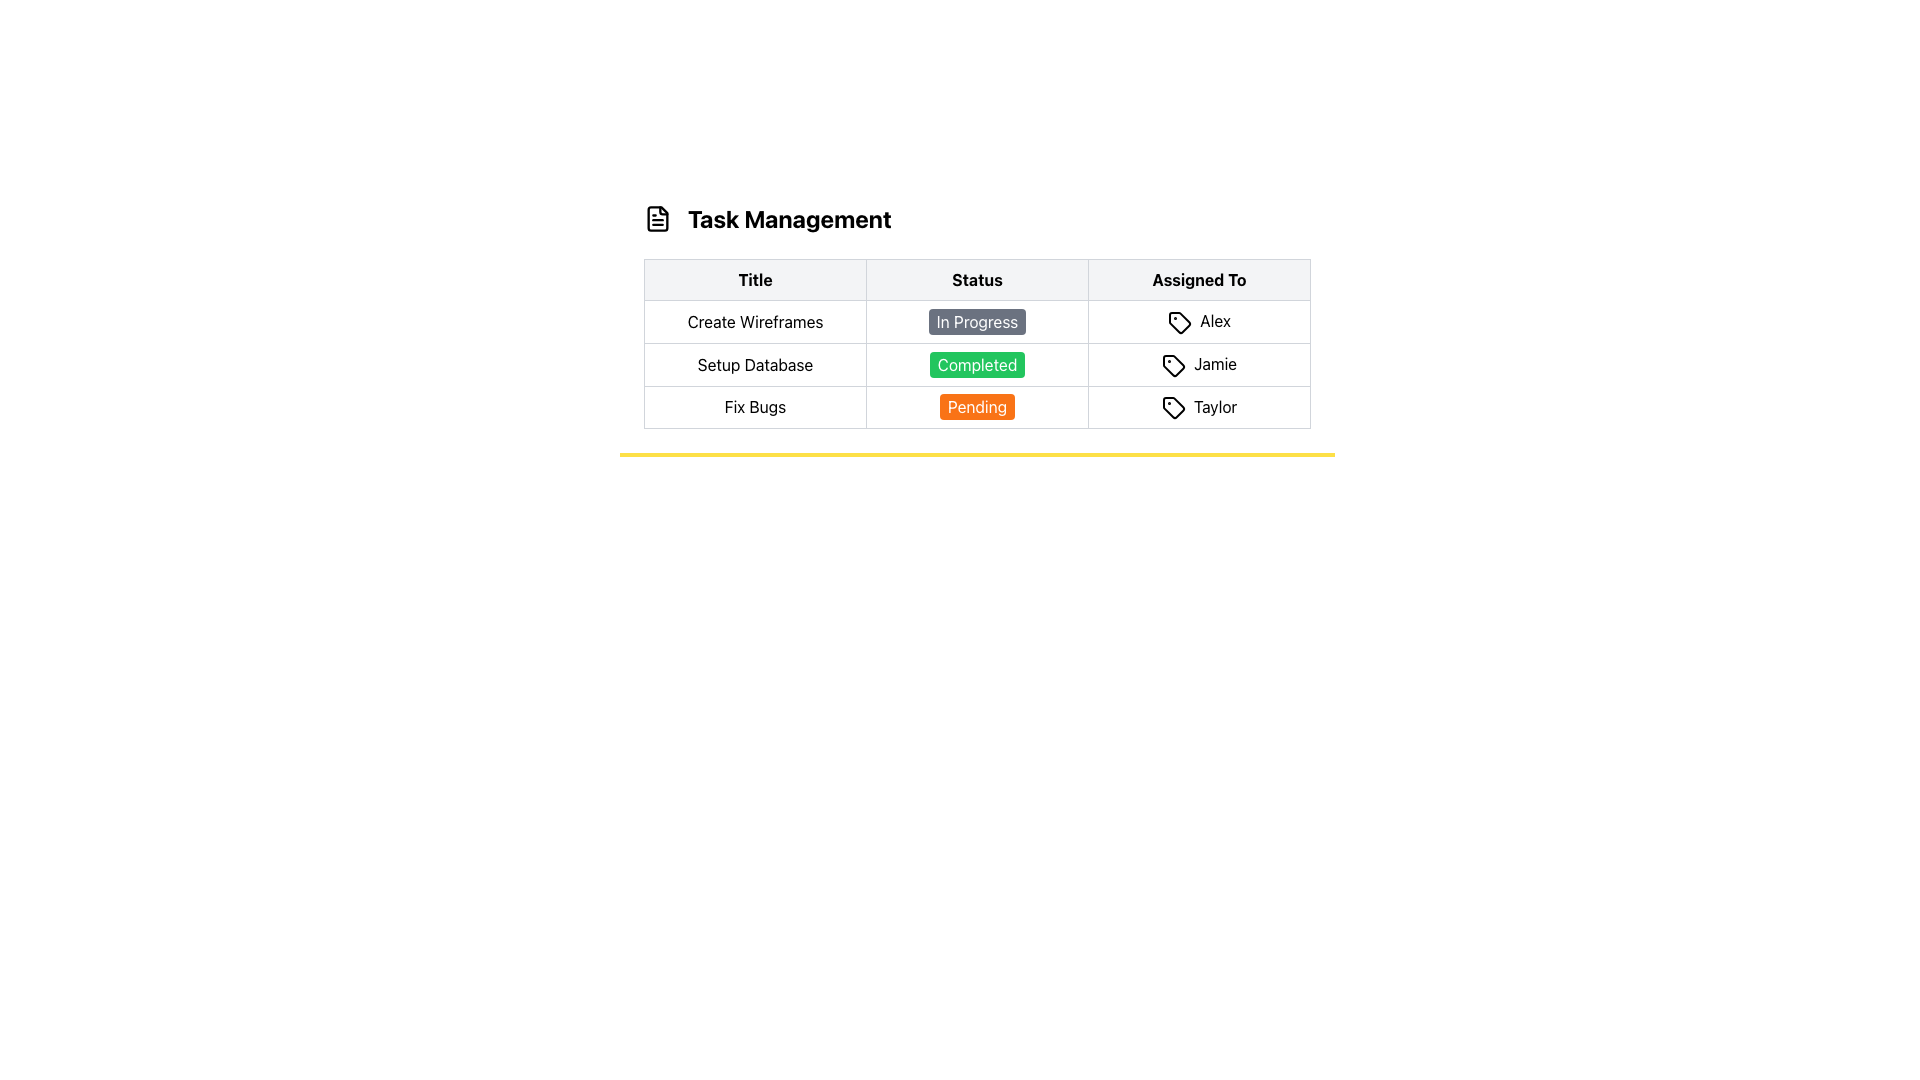  Describe the element at coordinates (1173, 407) in the screenshot. I see `the icon shaped like a tag in the third row of the 'Assigned To' column, which has a circular dot near its top-left corner and is associated with the text 'Taylor'` at that location.